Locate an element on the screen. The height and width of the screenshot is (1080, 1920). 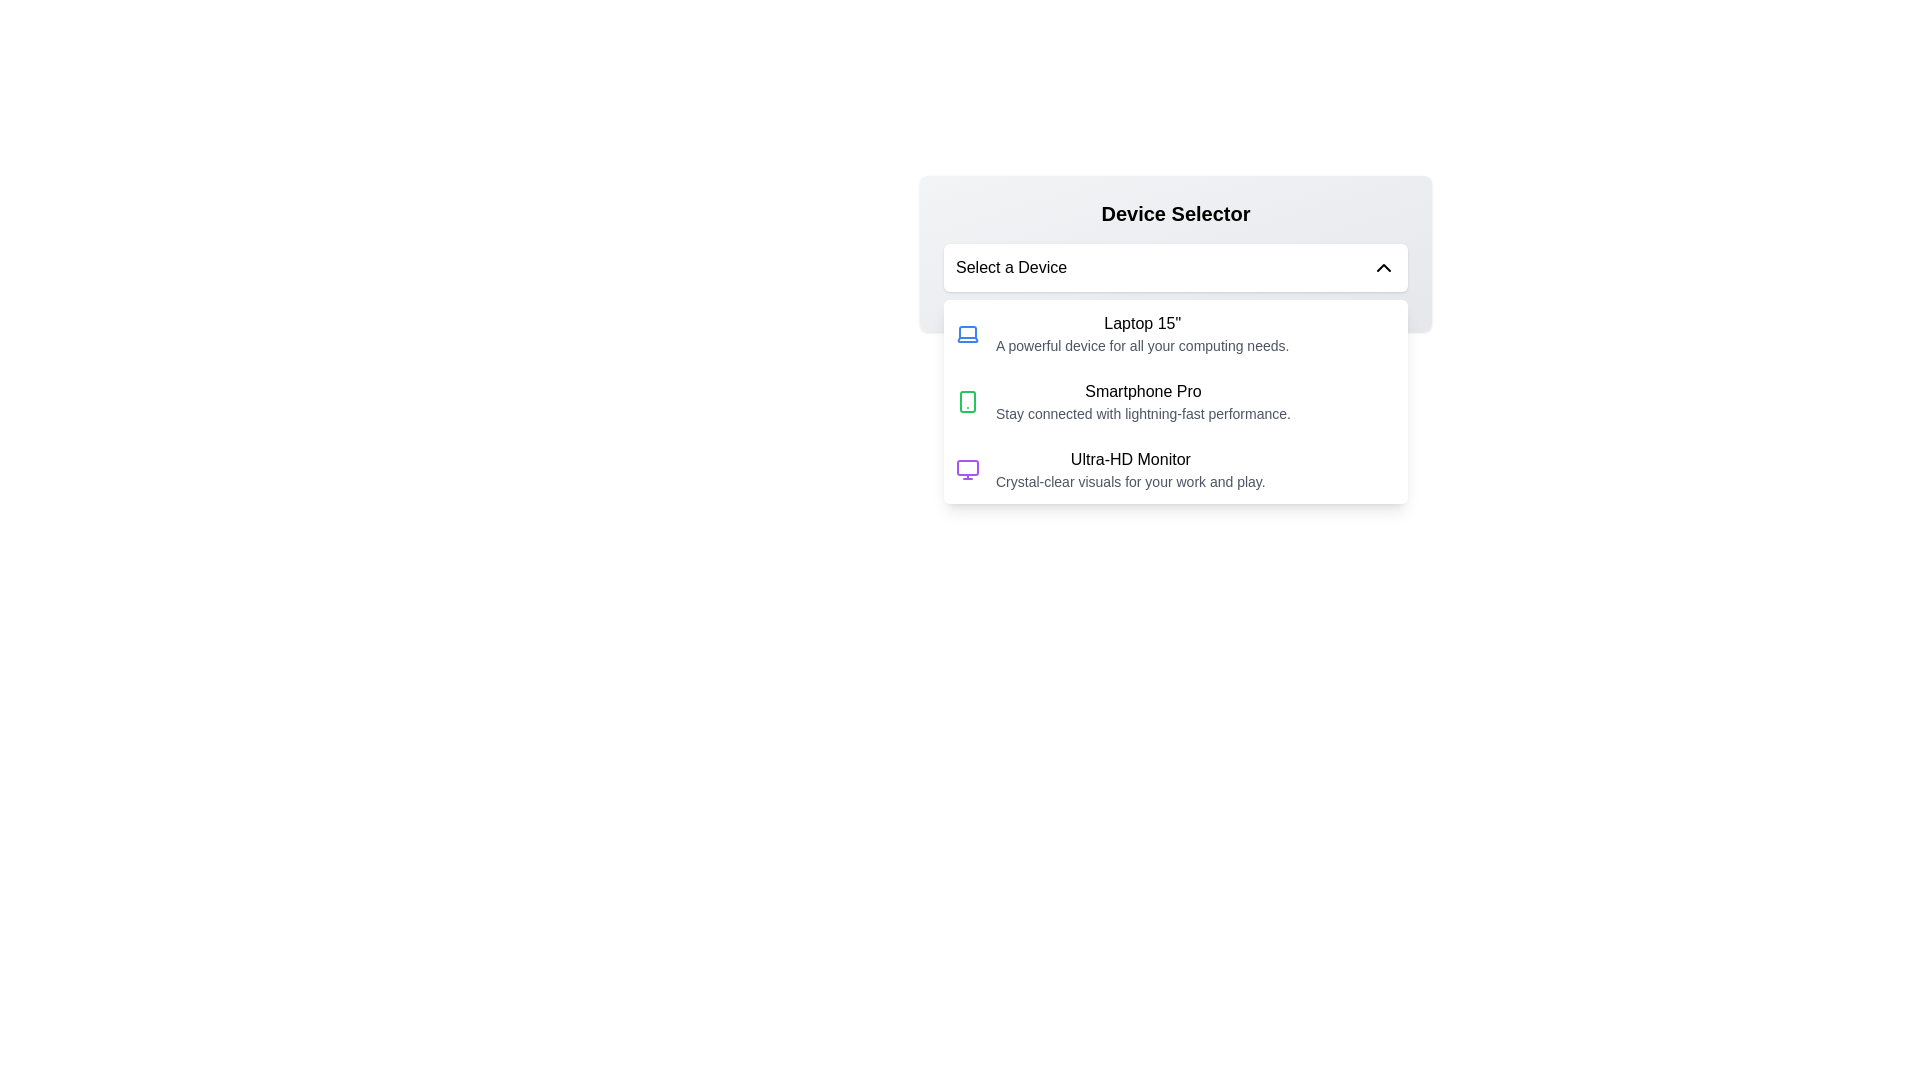
the selectable list item for 'Ultra-HD Monitor' is located at coordinates (1176, 470).